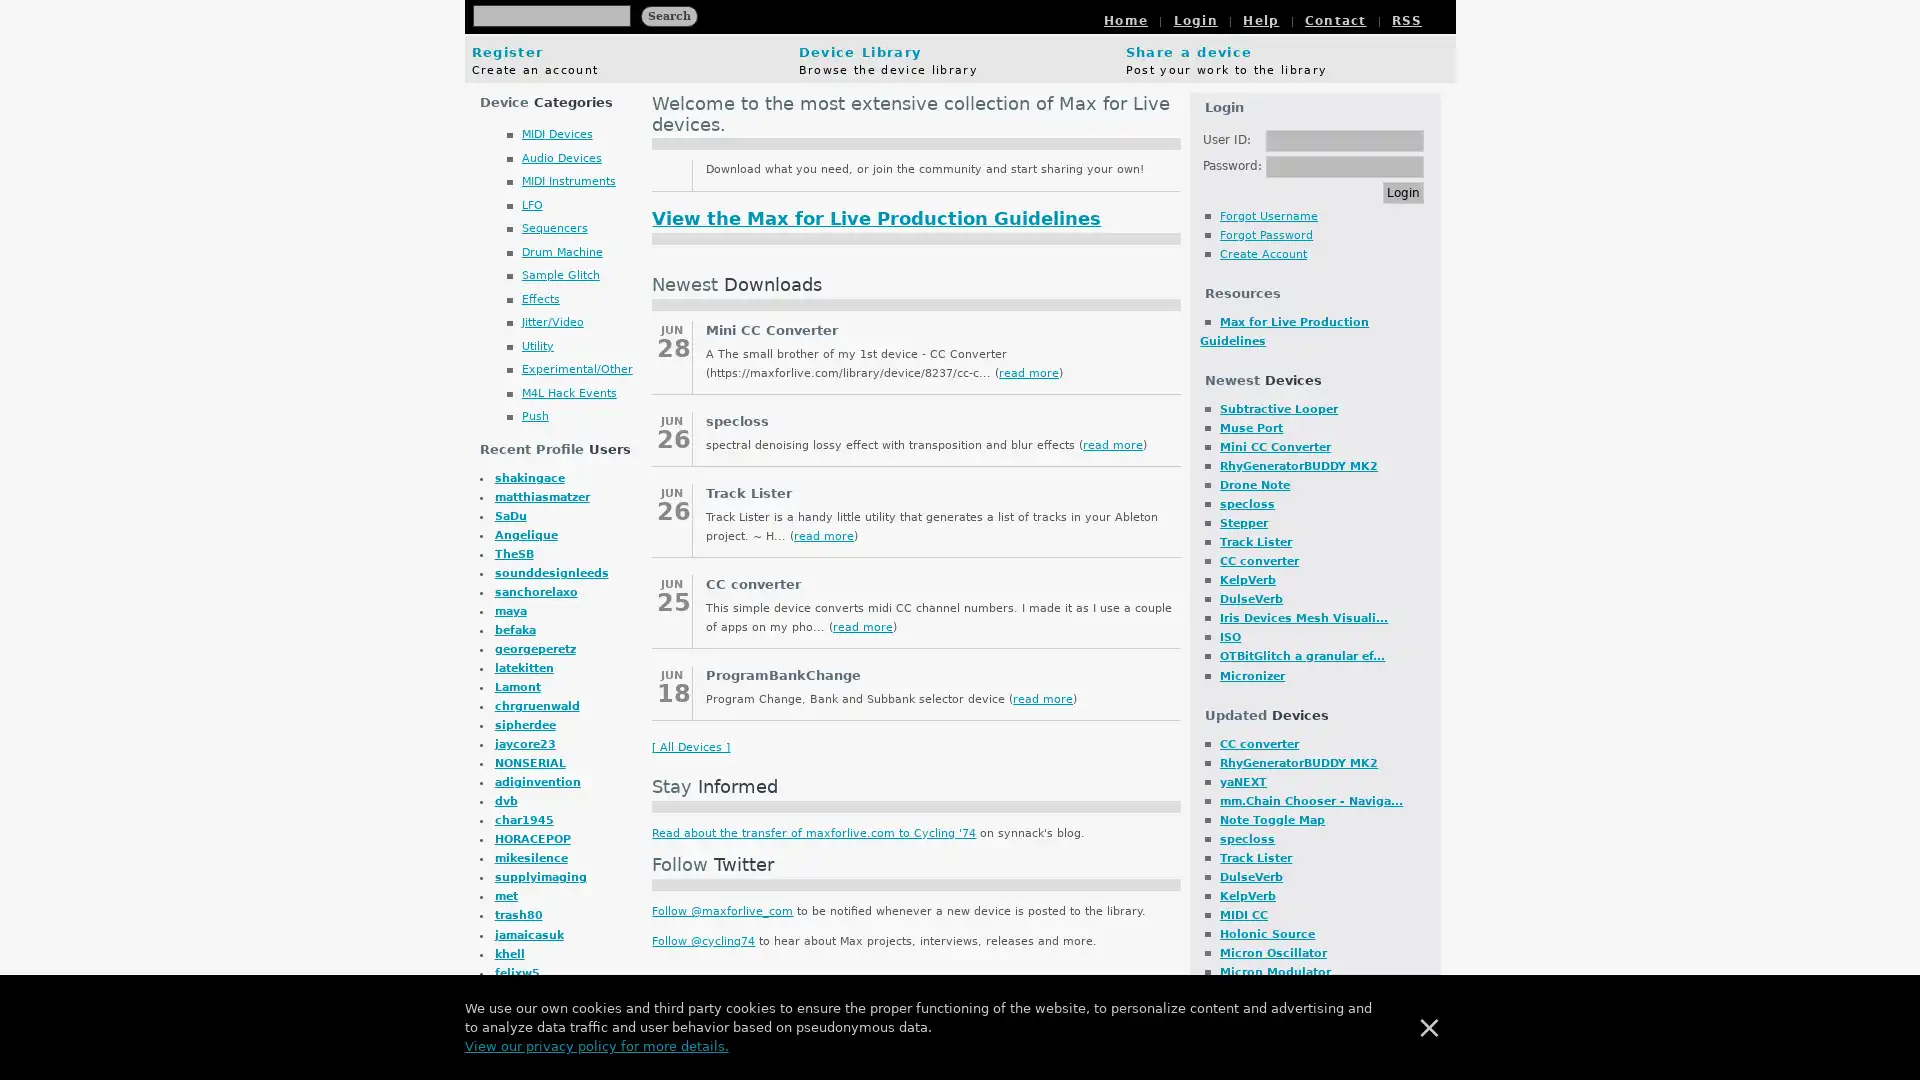 The width and height of the screenshot is (1920, 1080). What do you see at coordinates (668, 15) in the screenshot?
I see `Search` at bounding box center [668, 15].